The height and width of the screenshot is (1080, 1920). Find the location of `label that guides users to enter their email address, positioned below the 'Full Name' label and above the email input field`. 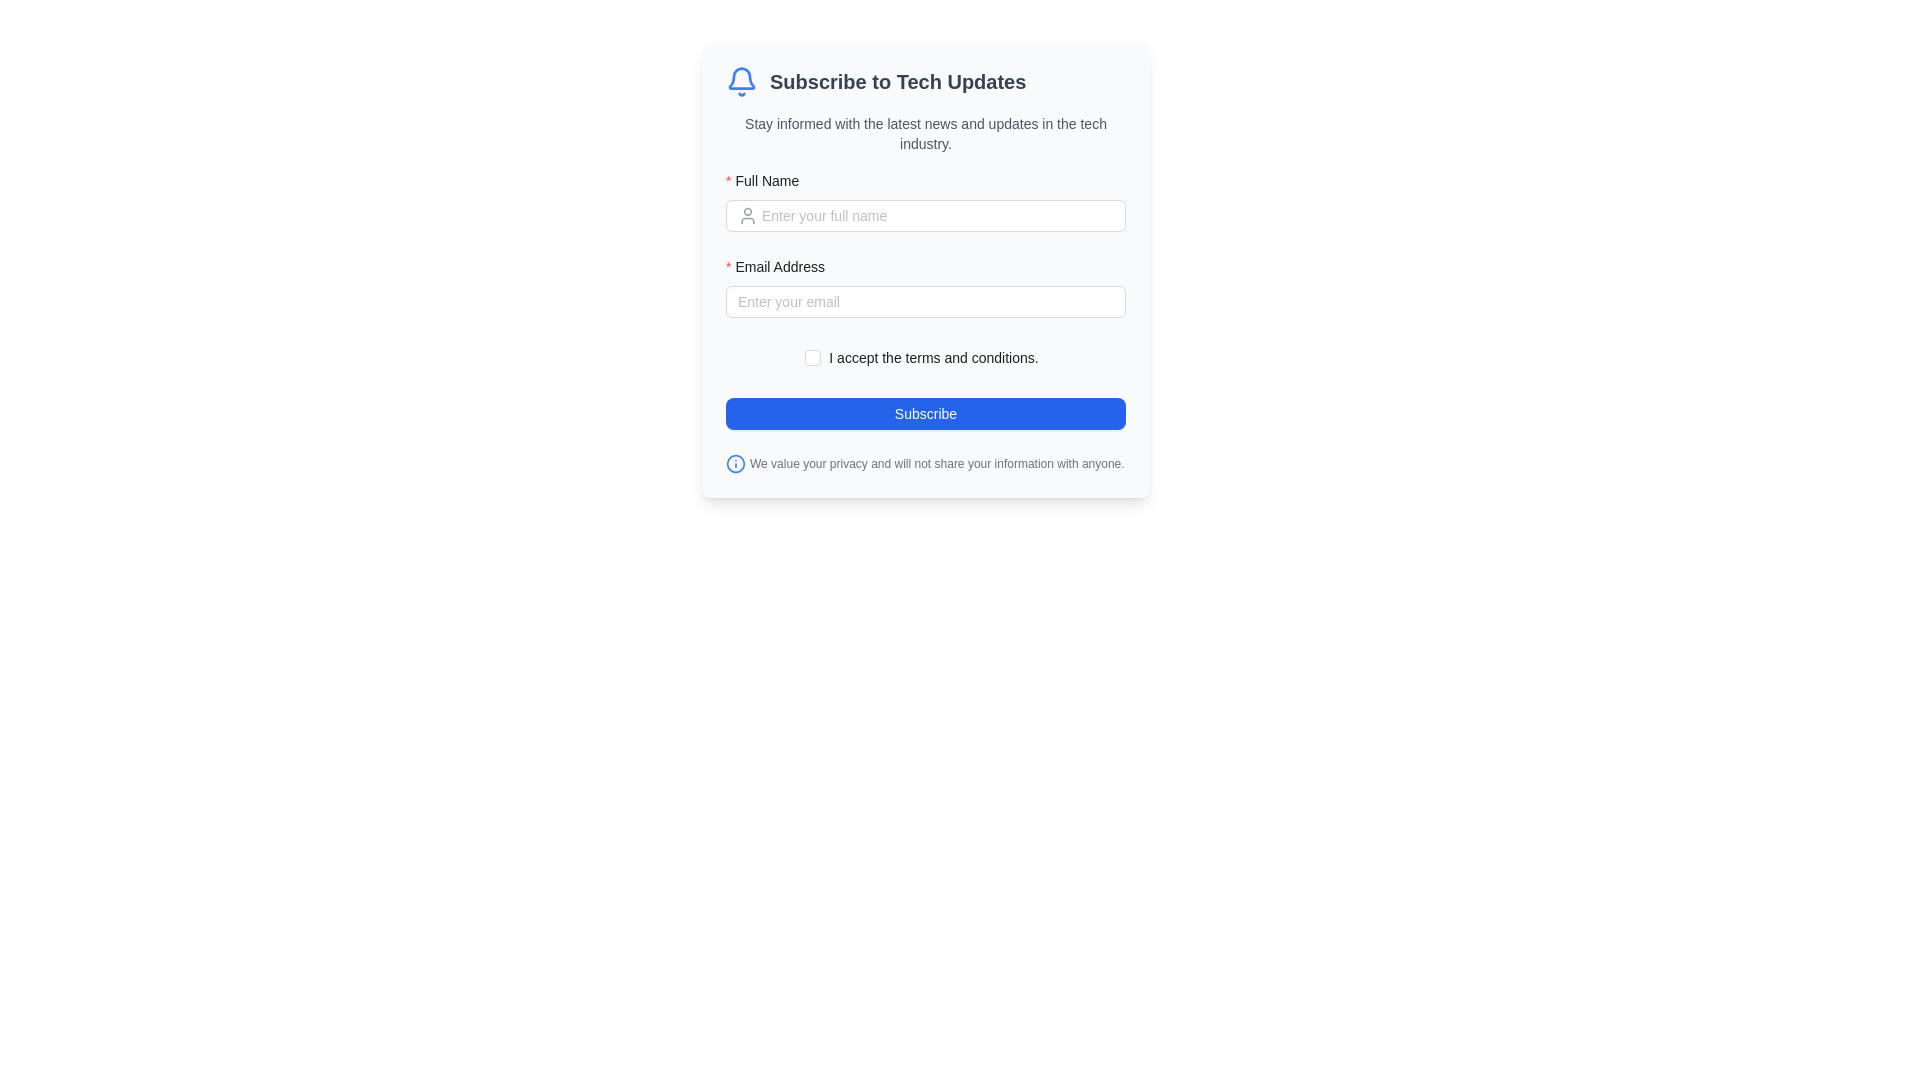

label that guides users to enter their email address, positioned below the 'Full Name' label and above the email input field is located at coordinates (781, 265).